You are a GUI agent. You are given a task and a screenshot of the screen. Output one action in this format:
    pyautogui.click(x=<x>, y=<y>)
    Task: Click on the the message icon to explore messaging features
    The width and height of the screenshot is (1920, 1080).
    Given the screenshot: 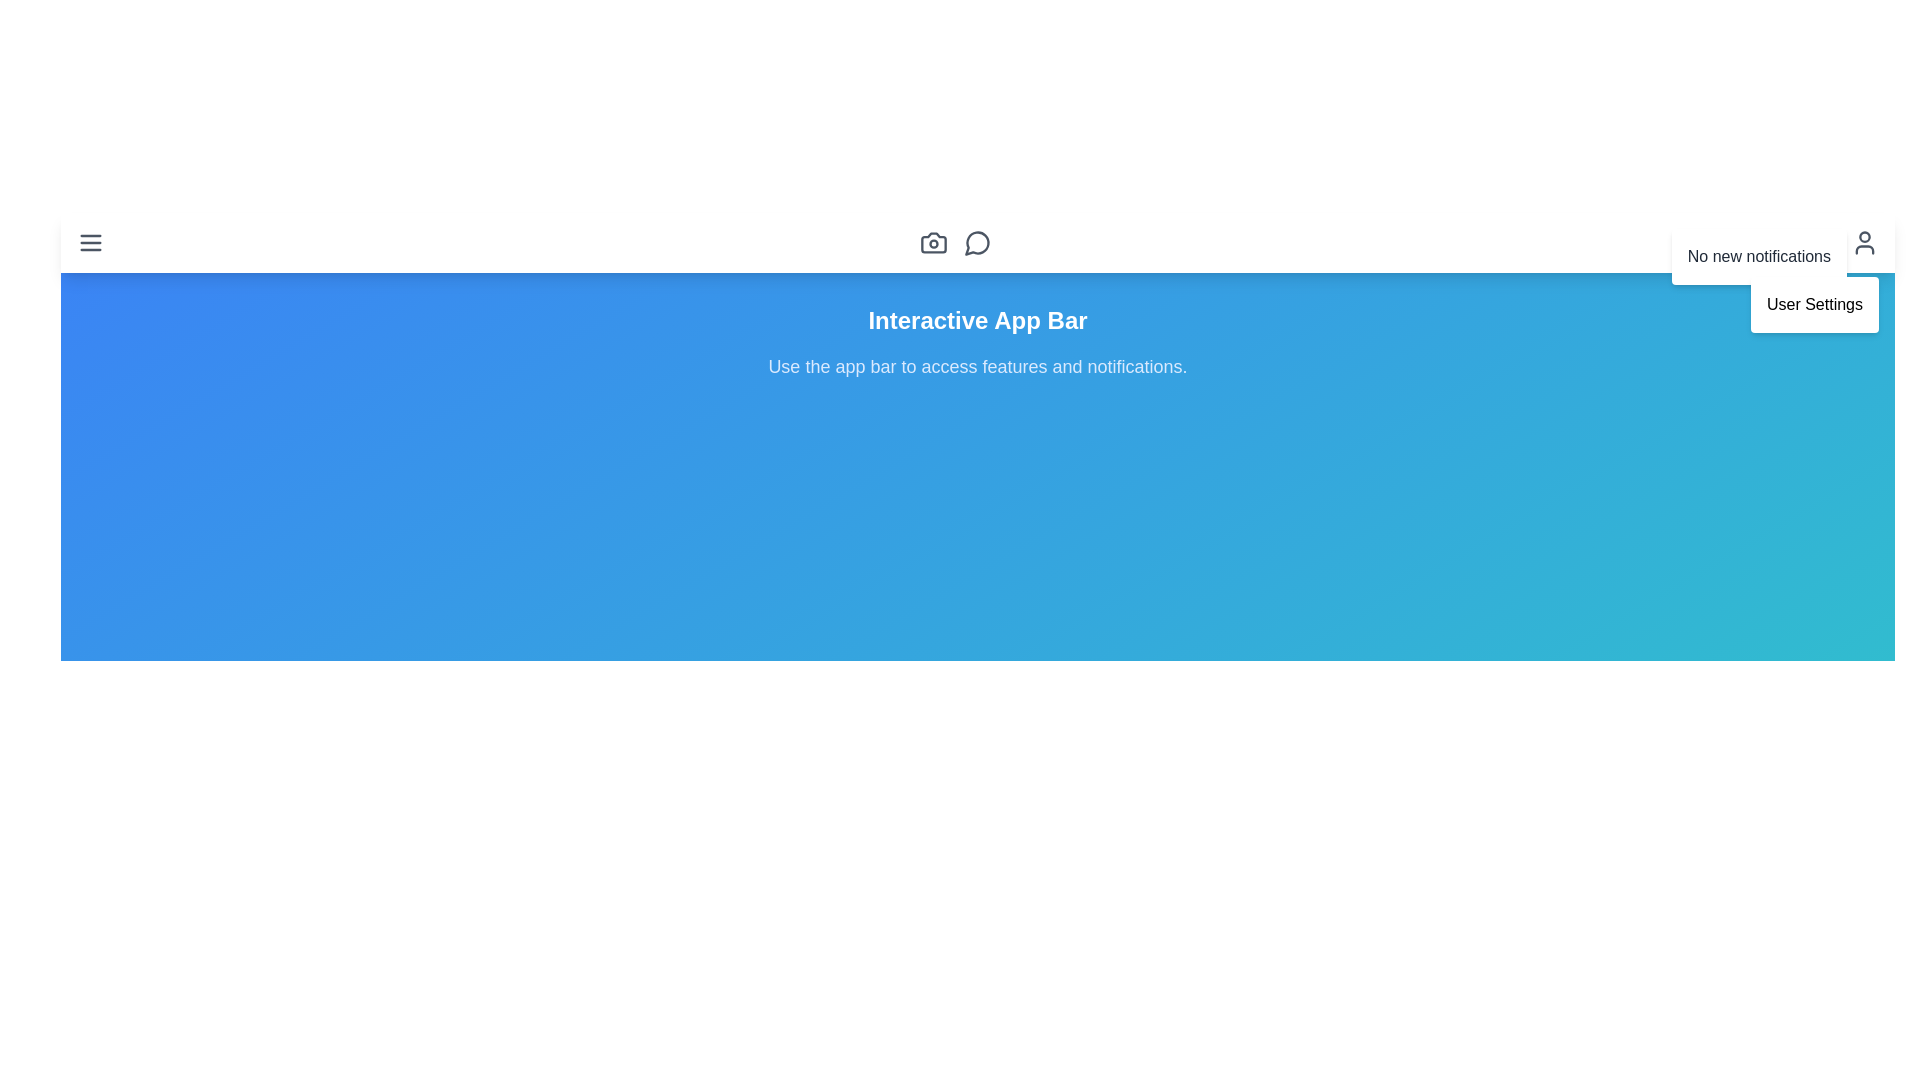 What is the action you would take?
    pyautogui.click(x=978, y=242)
    